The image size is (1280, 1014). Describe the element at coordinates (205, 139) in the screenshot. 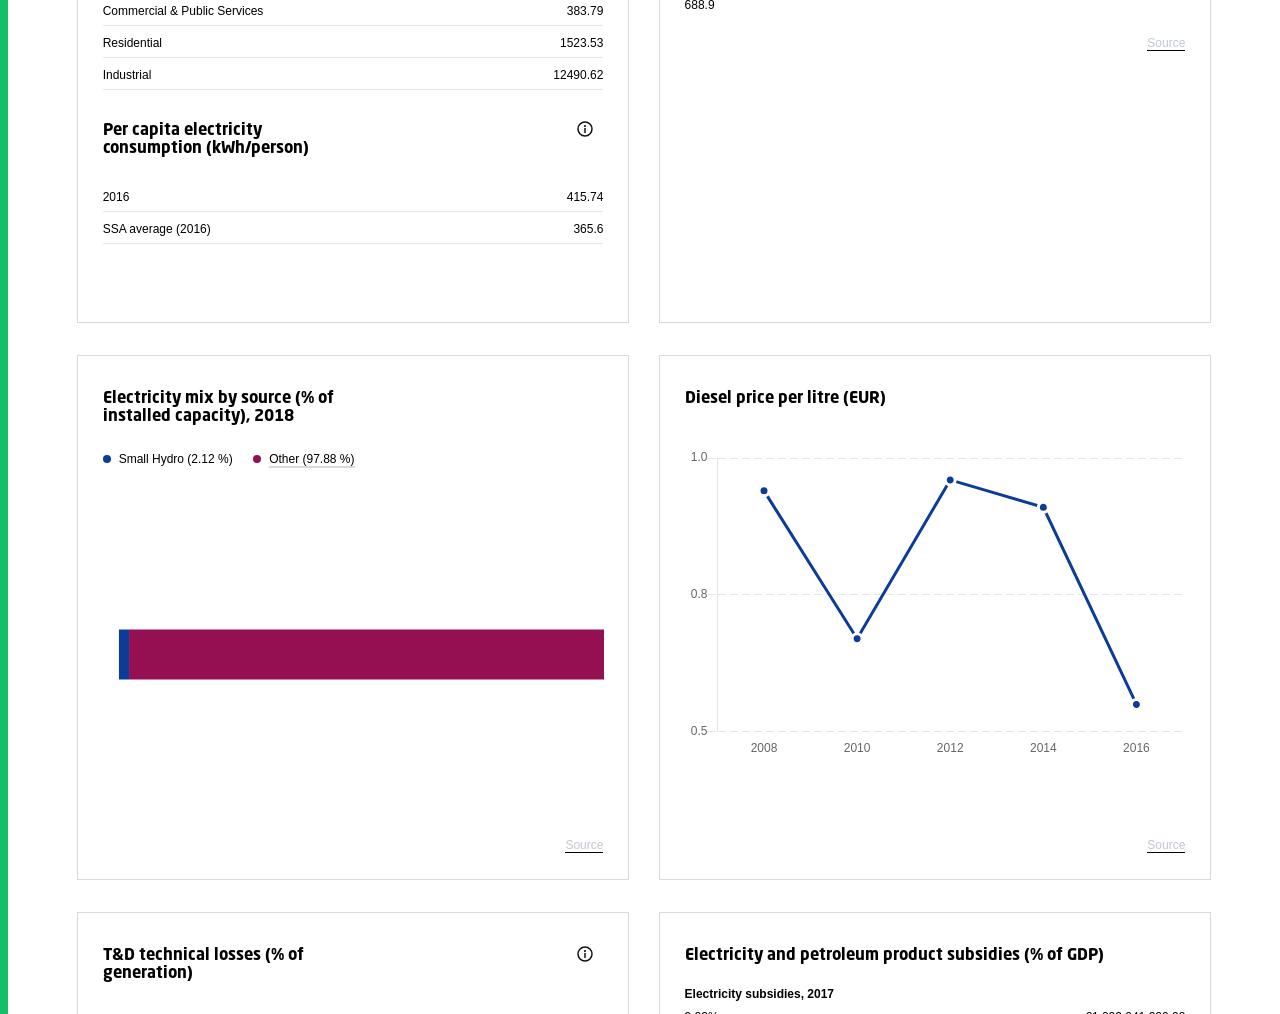

I see `'Per capita electricity consumption (kWh/person)'` at that location.